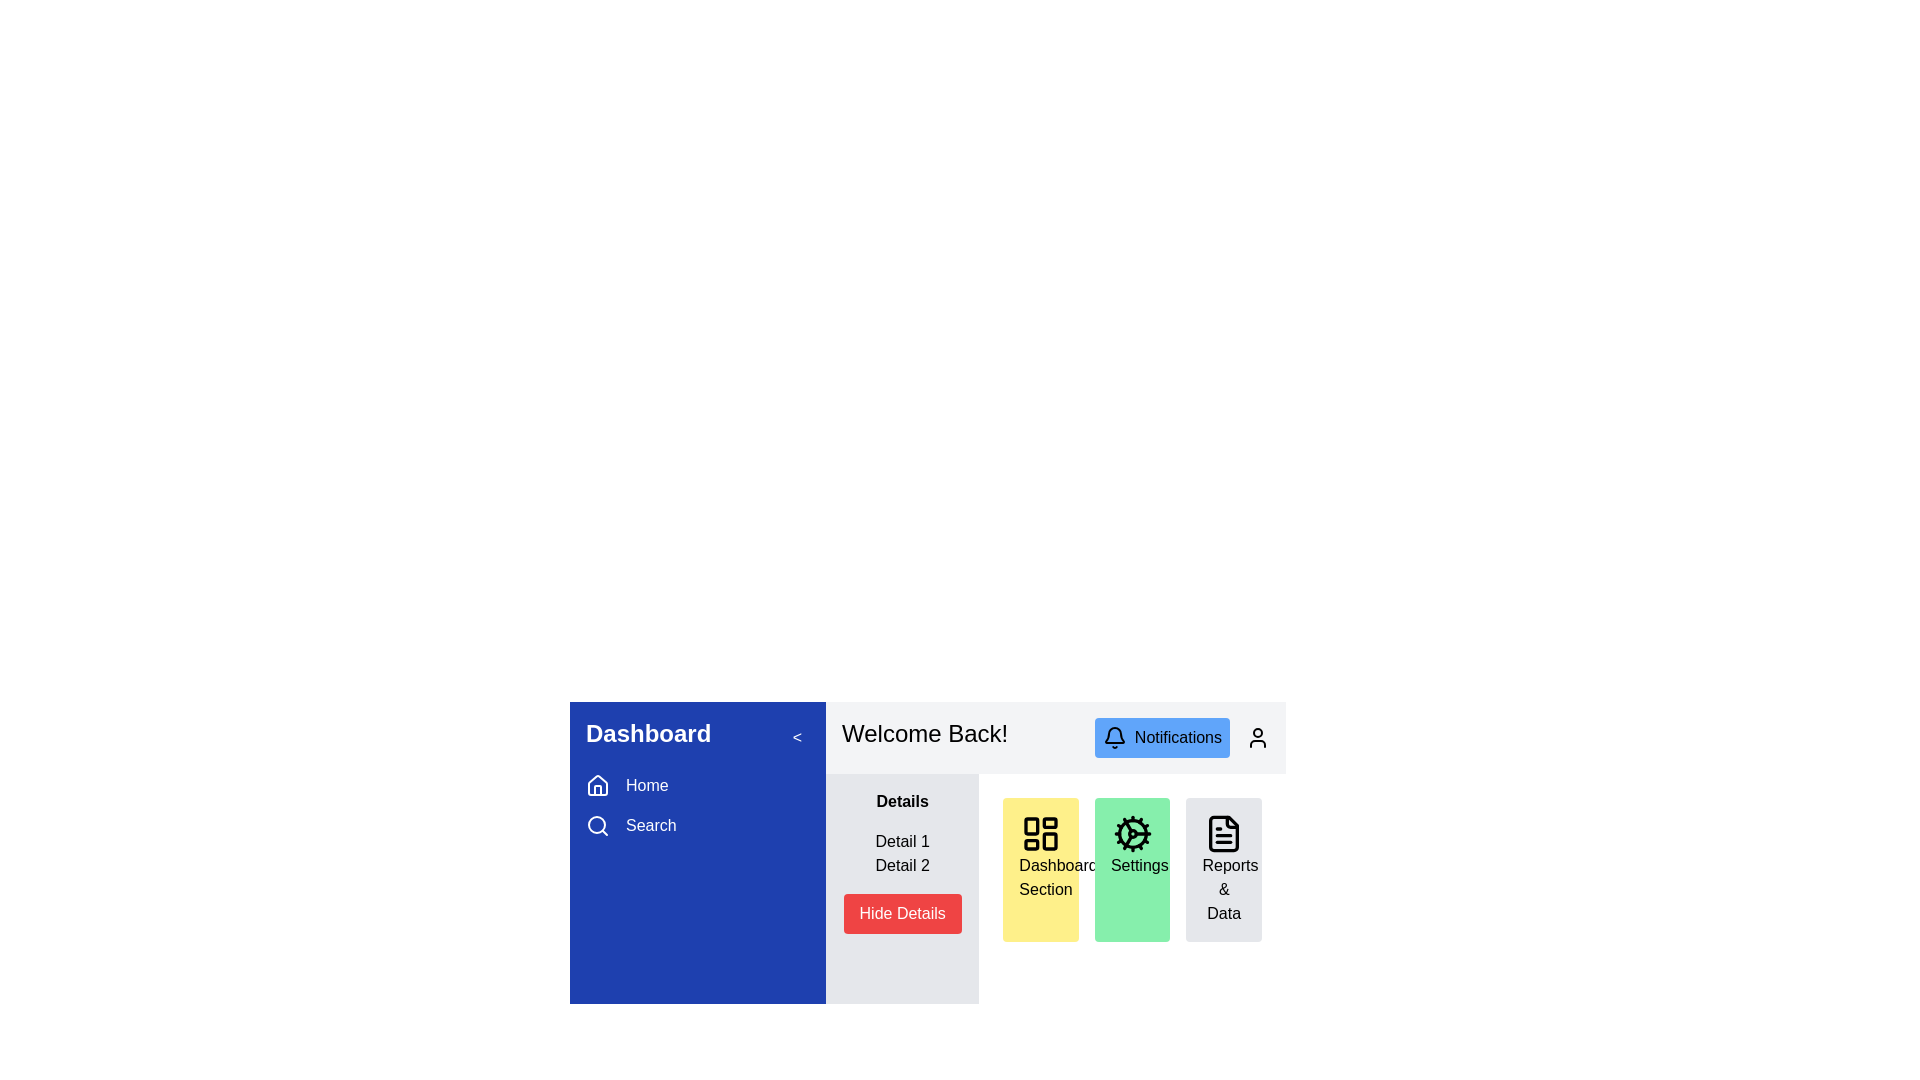 This screenshot has height=1080, width=1920. What do you see at coordinates (1132, 869) in the screenshot?
I see `the Settings button card, which has a green background, rounded corners, a black cogwheel icon at the top, and the text 'Settings' in black underneath` at bounding box center [1132, 869].